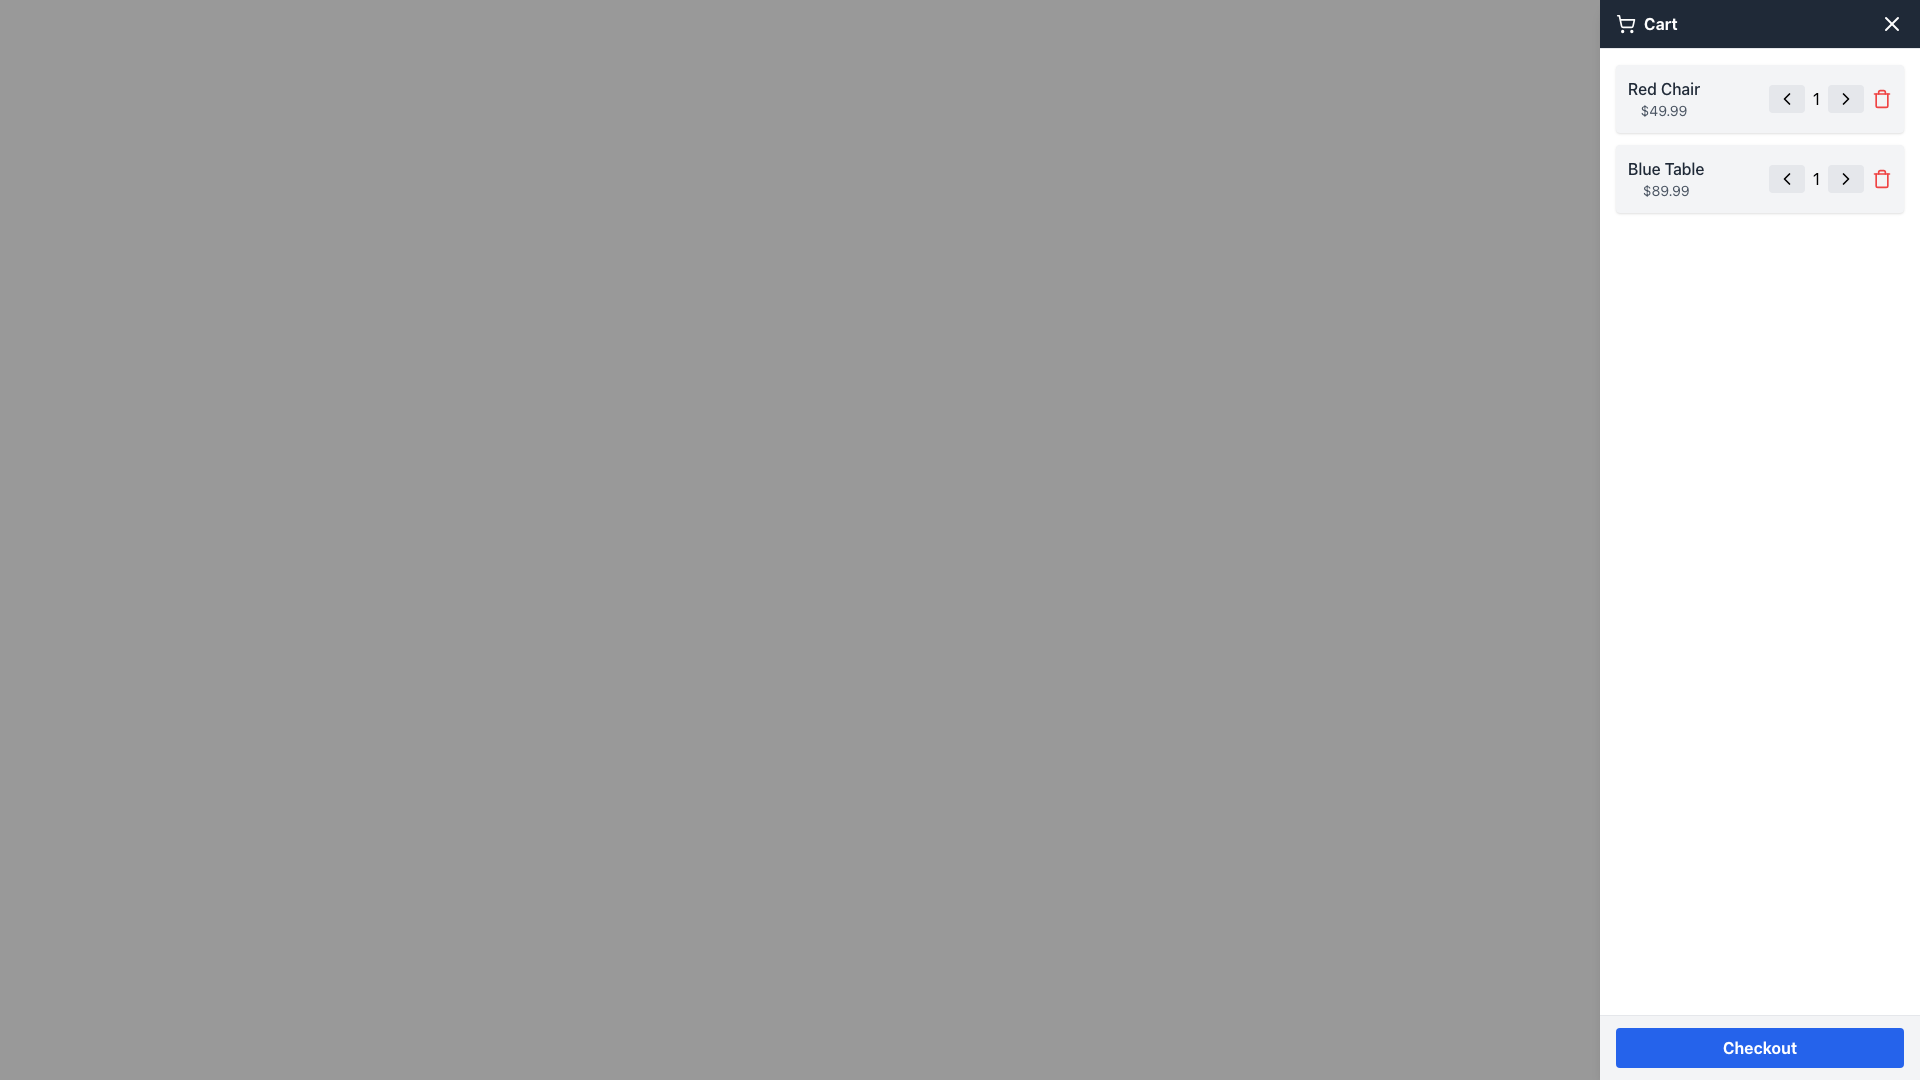  I want to click on text information for the product 'Blue Table' and its price '$89.99' from the text label located in the second product entry in the cart section, so click(1666, 177).